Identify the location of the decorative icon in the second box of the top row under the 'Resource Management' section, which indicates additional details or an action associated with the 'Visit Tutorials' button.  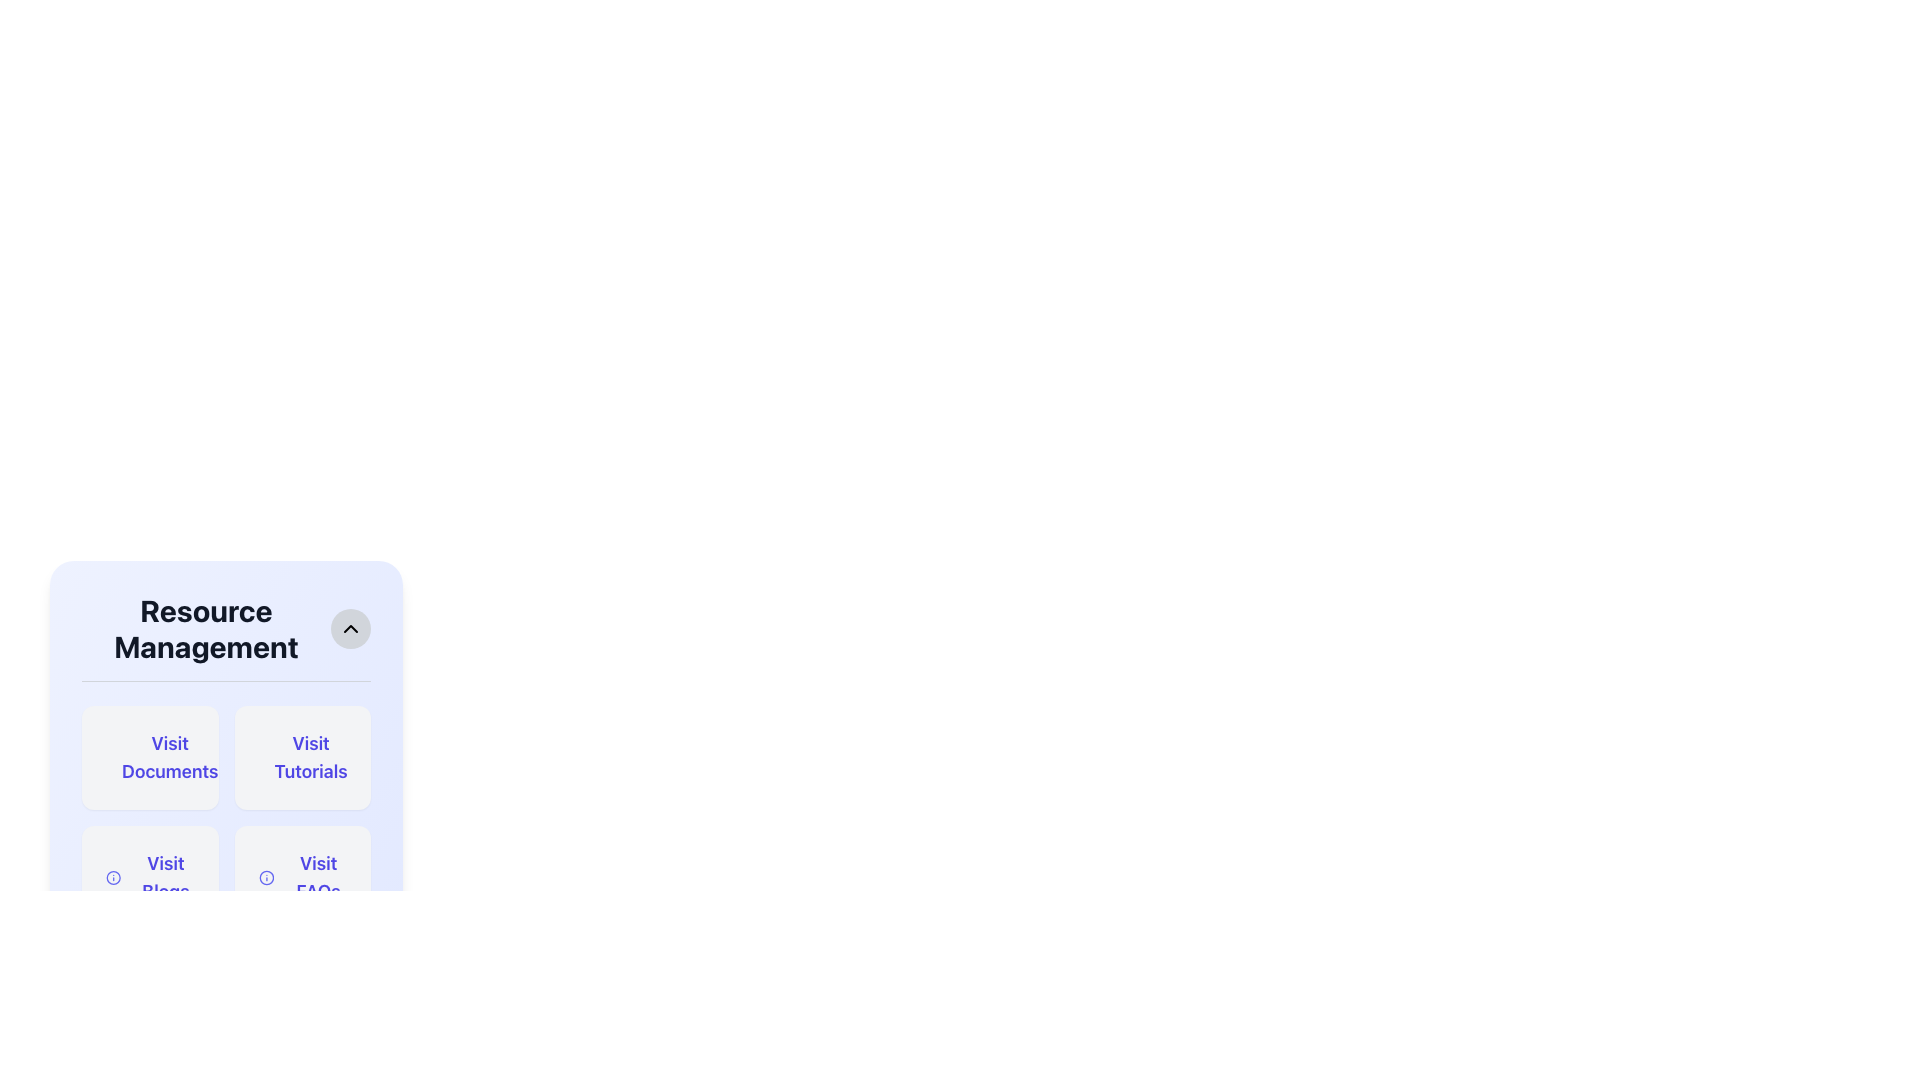
(269, 758).